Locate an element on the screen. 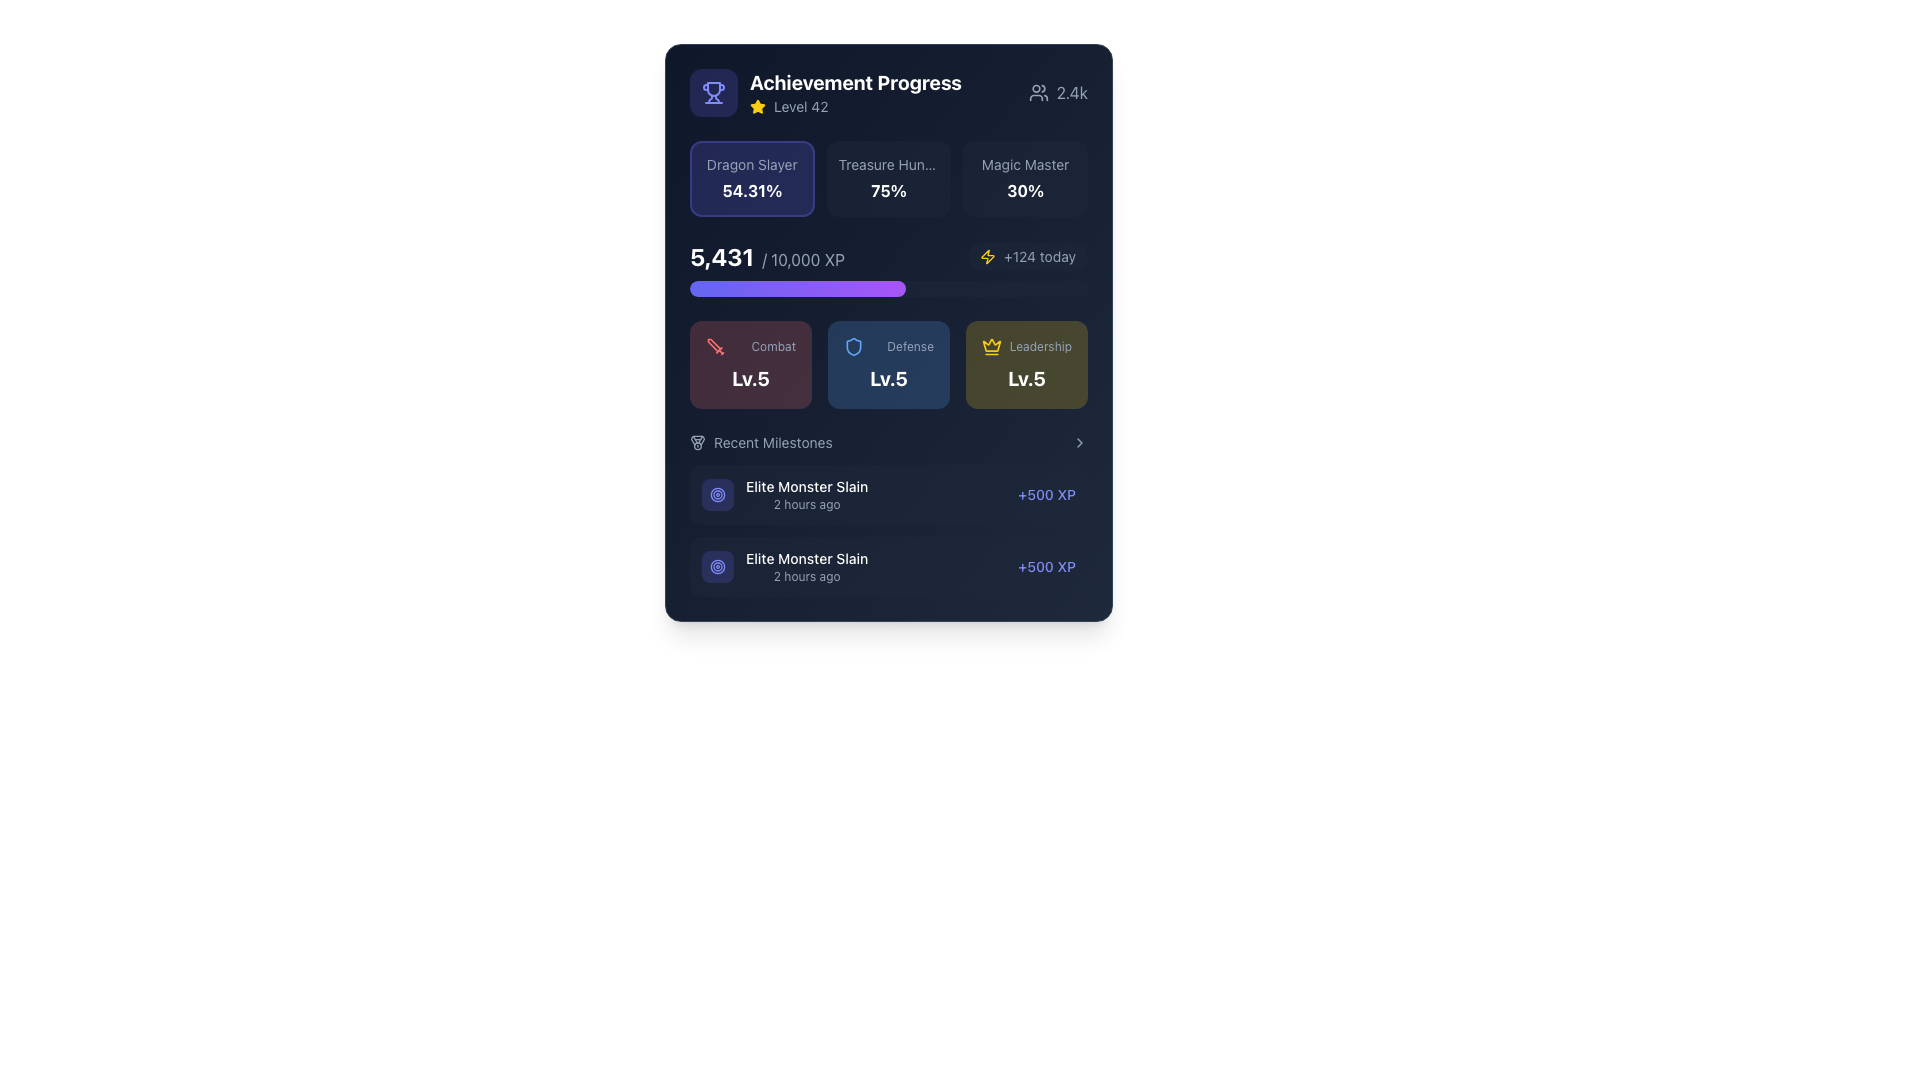  the text label displaying ‘+500 XP’ in indigo color, which is part of the milestone record card labeled 'Elite Monster Slain 2 hours ago' is located at coordinates (1046, 567).